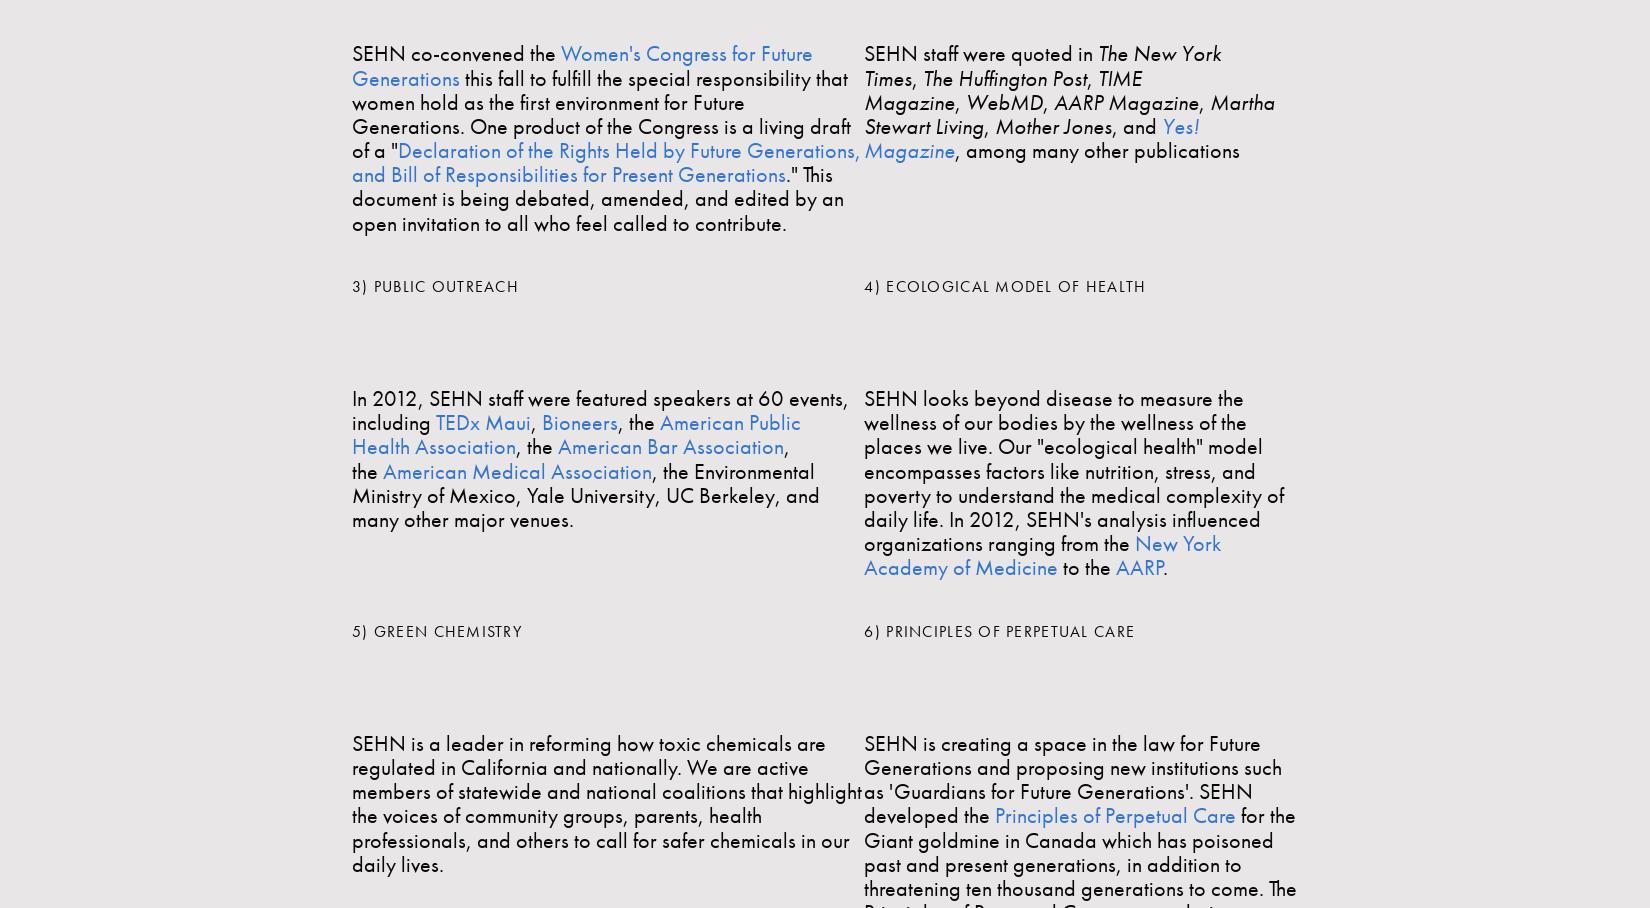 This screenshot has height=908, width=1650. Describe the element at coordinates (435, 629) in the screenshot. I see `'5) Green chemistry'` at that location.